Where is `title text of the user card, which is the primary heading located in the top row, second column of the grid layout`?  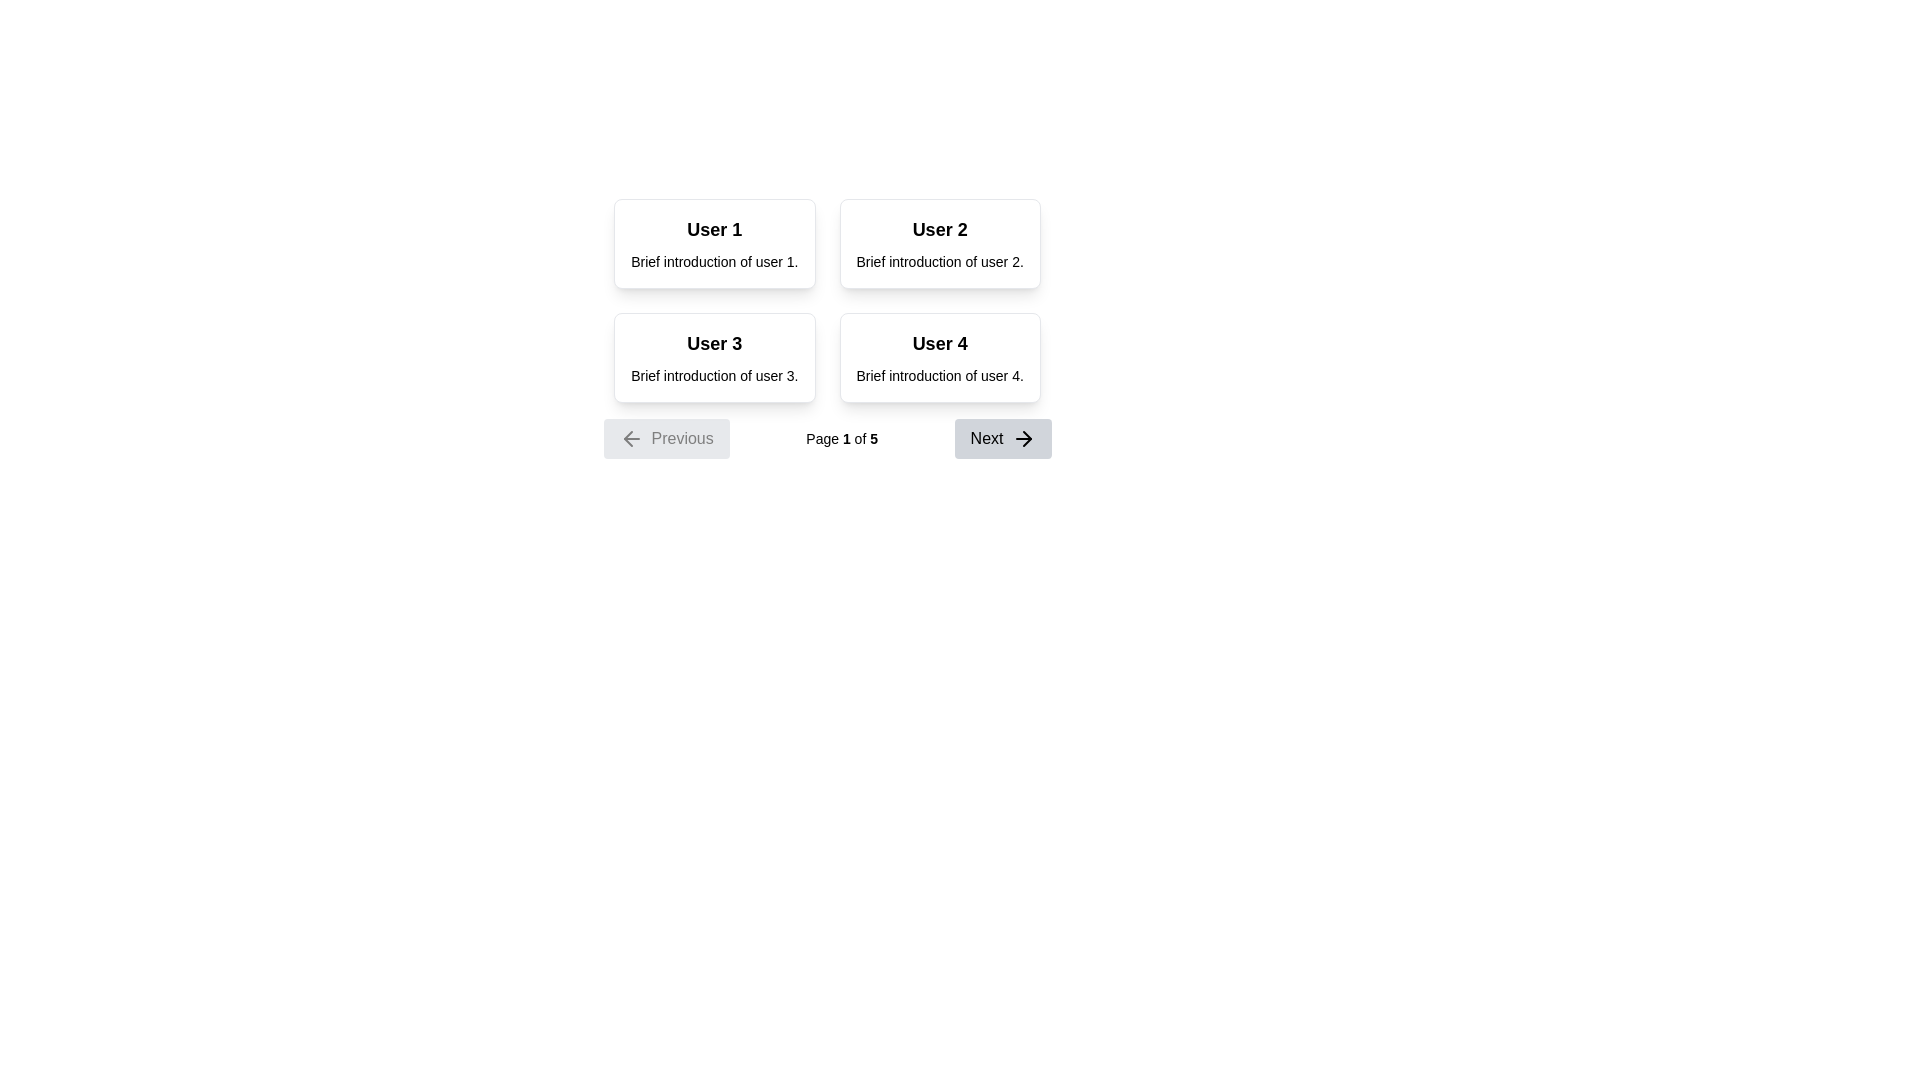 title text of the user card, which is the primary heading located in the top row, second column of the grid layout is located at coordinates (939, 229).